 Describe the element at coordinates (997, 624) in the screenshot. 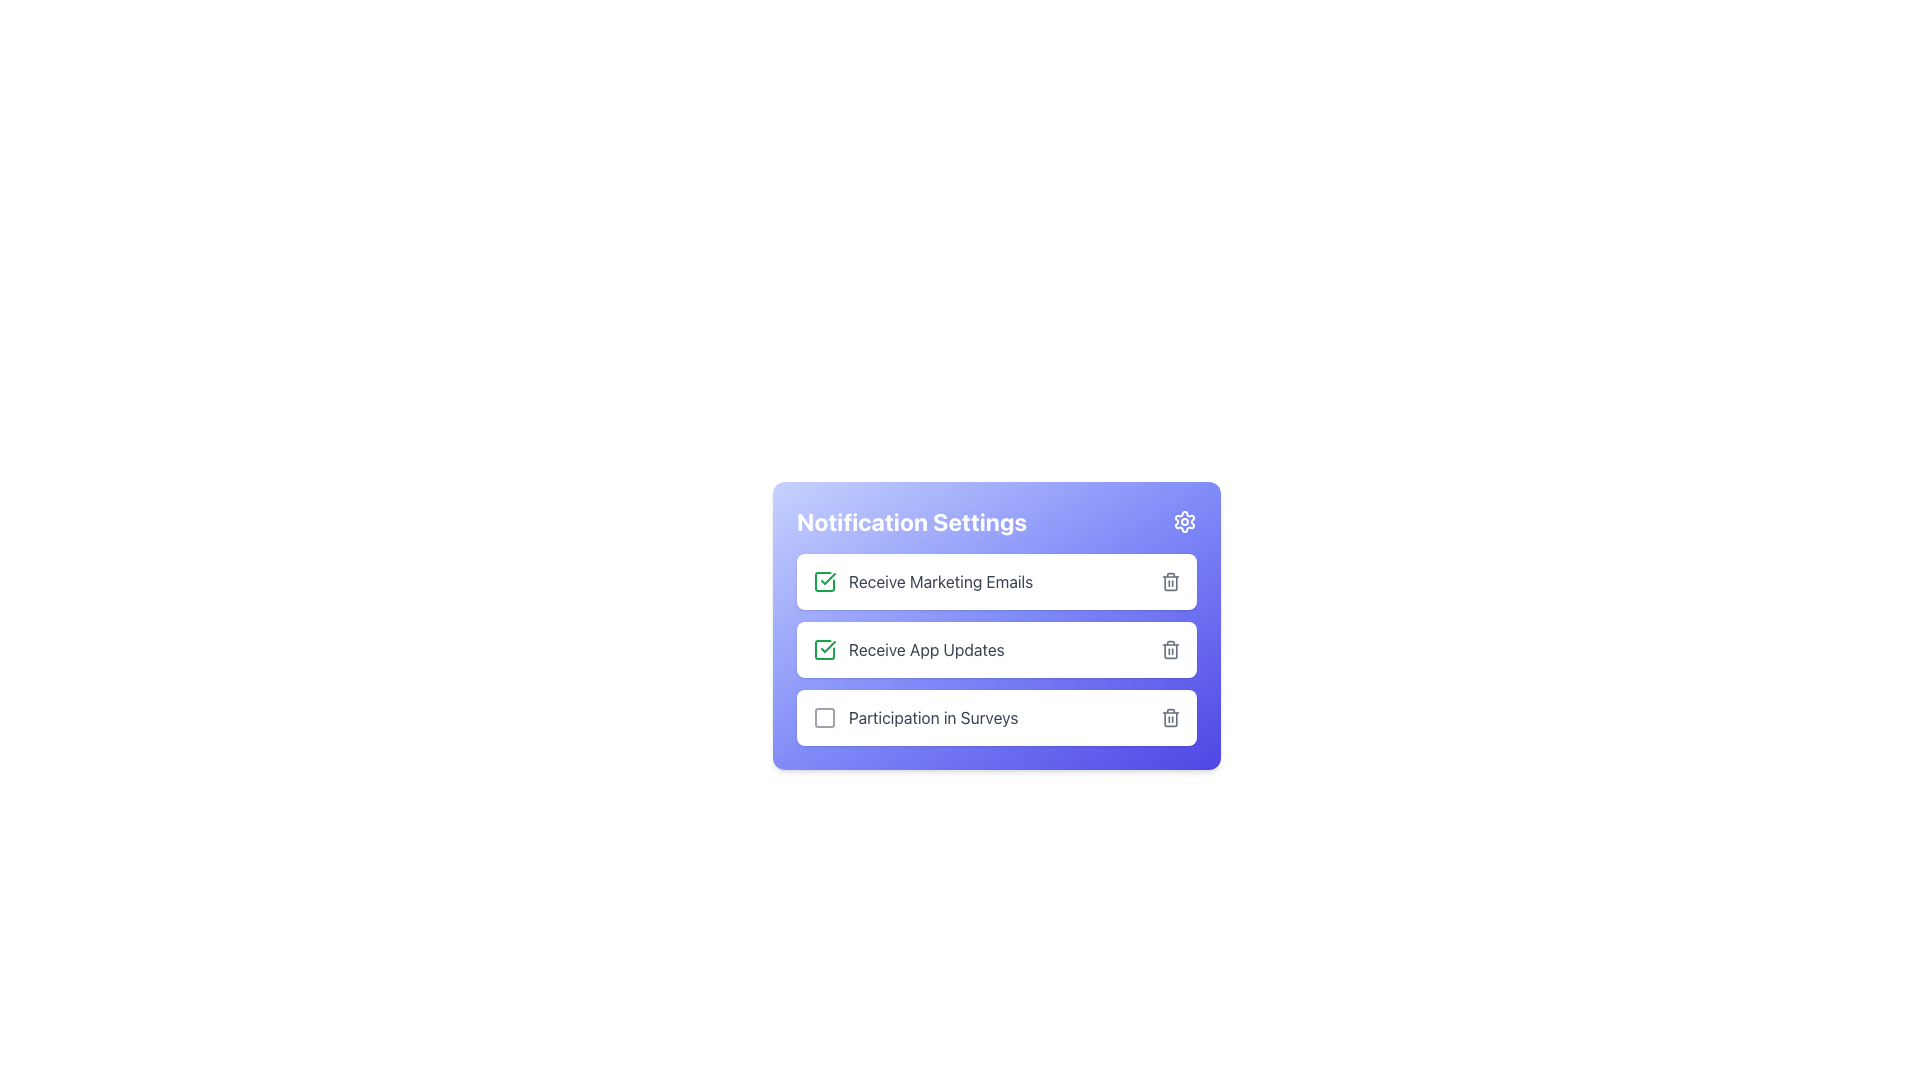

I see `the checkbox in the 'Notification Settings' panel` at that location.